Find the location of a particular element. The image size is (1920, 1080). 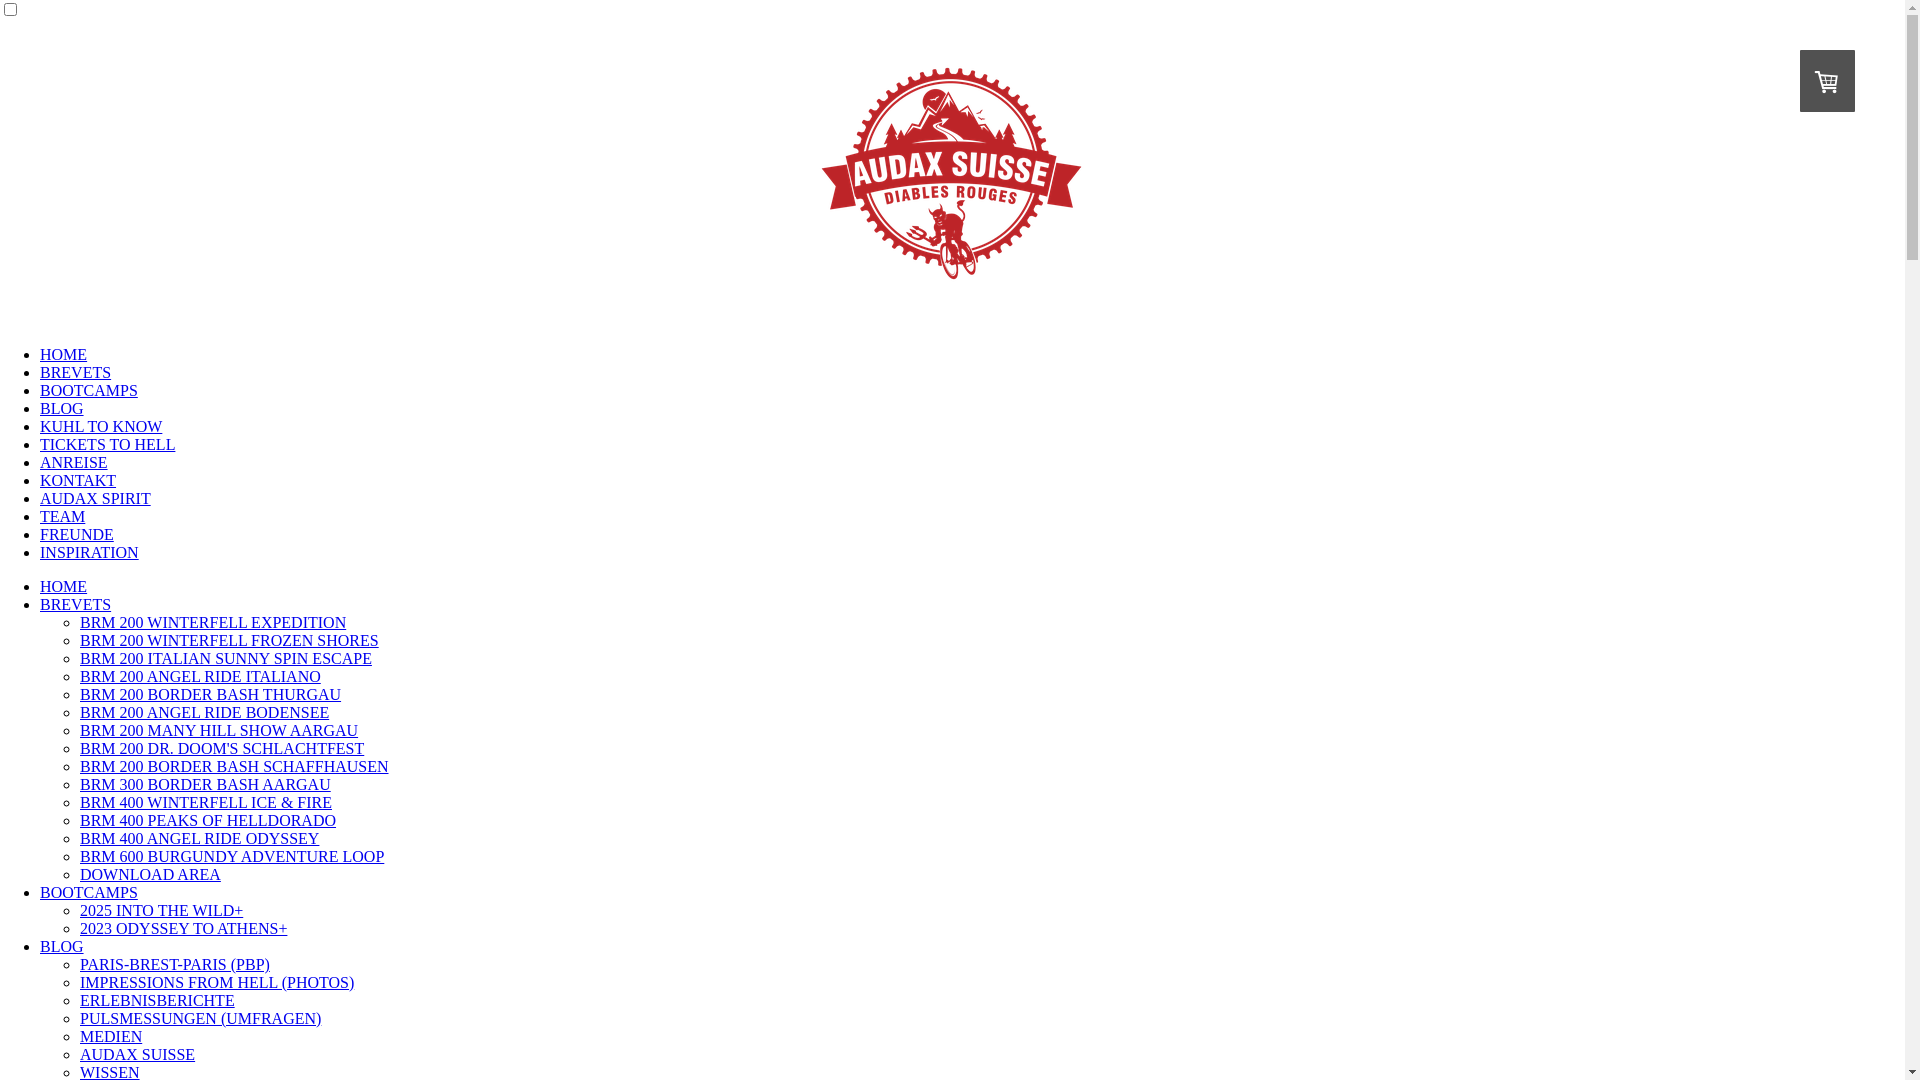

'BREVETS' is located at coordinates (75, 603).